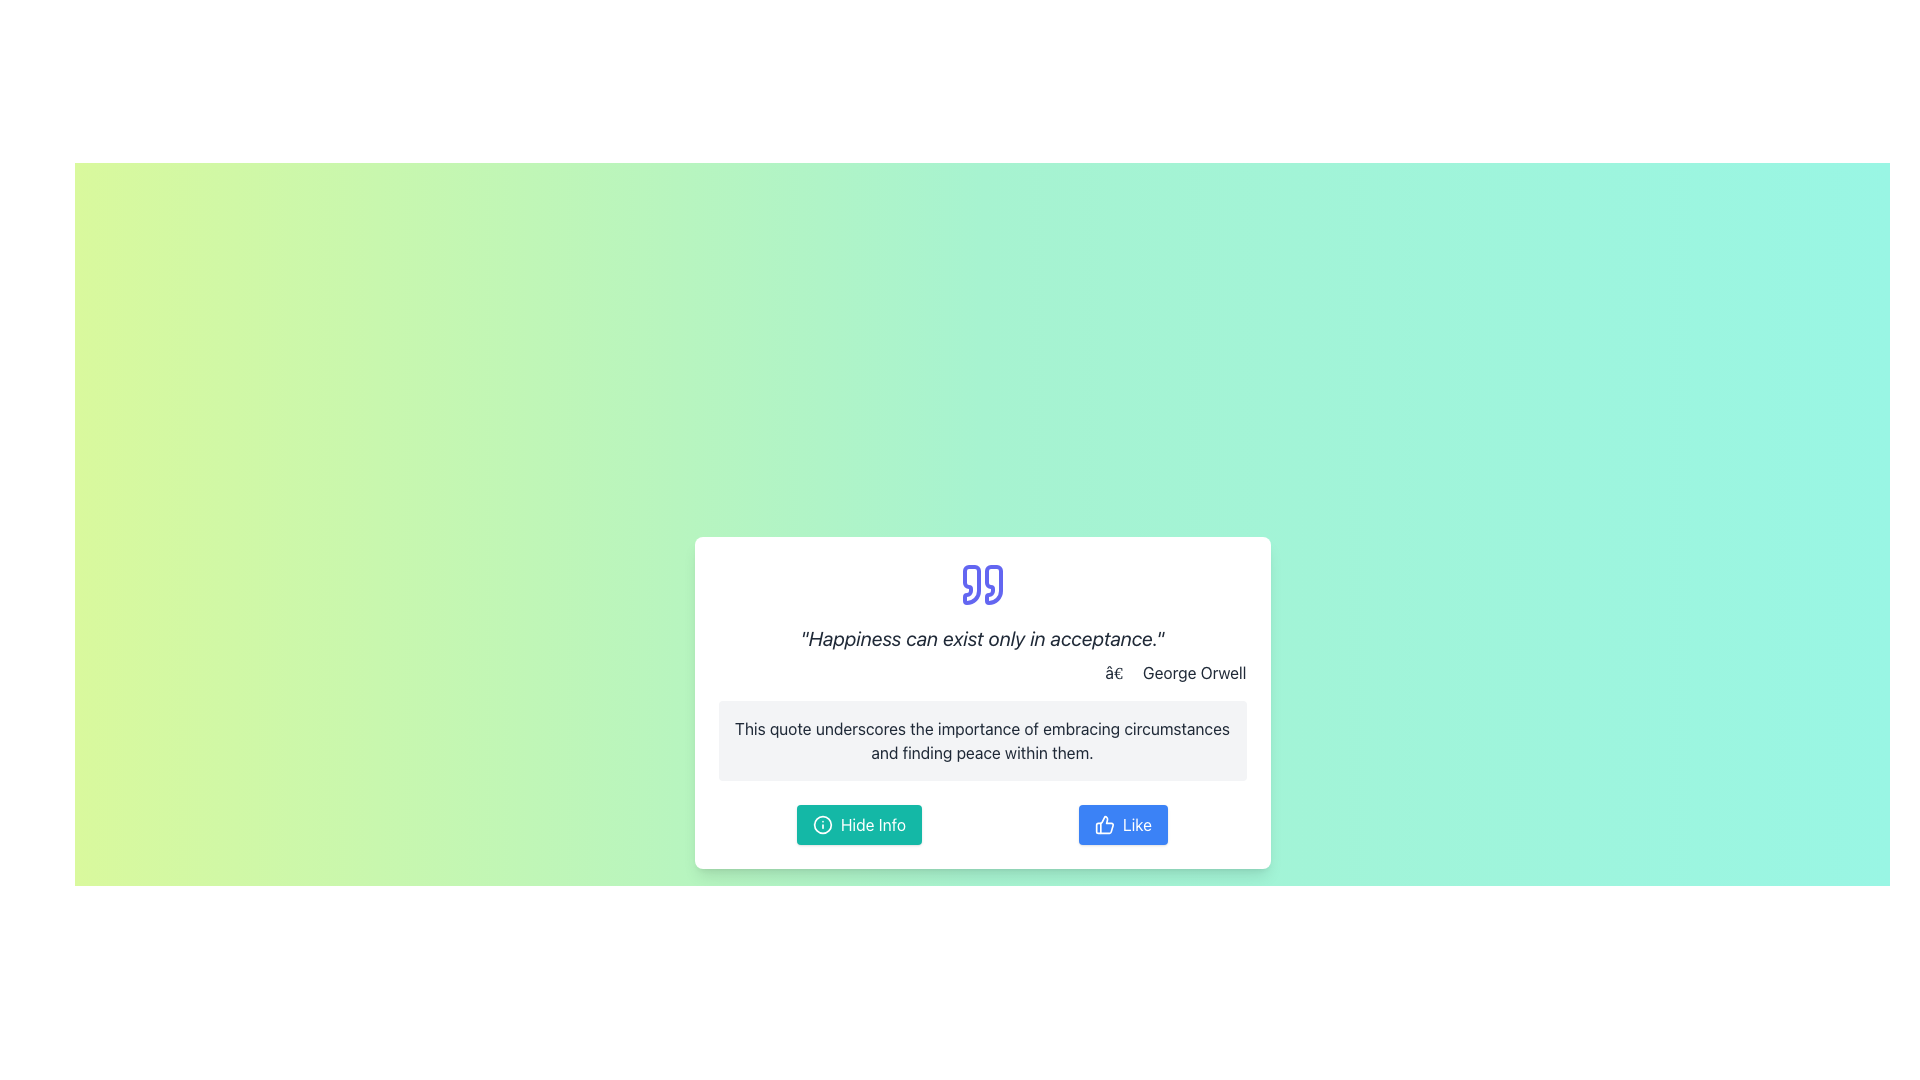  Describe the element at coordinates (982, 740) in the screenshot. I see `the Descriptive Text Box containing the quote about embracing circumstances and finding peace` at that location.